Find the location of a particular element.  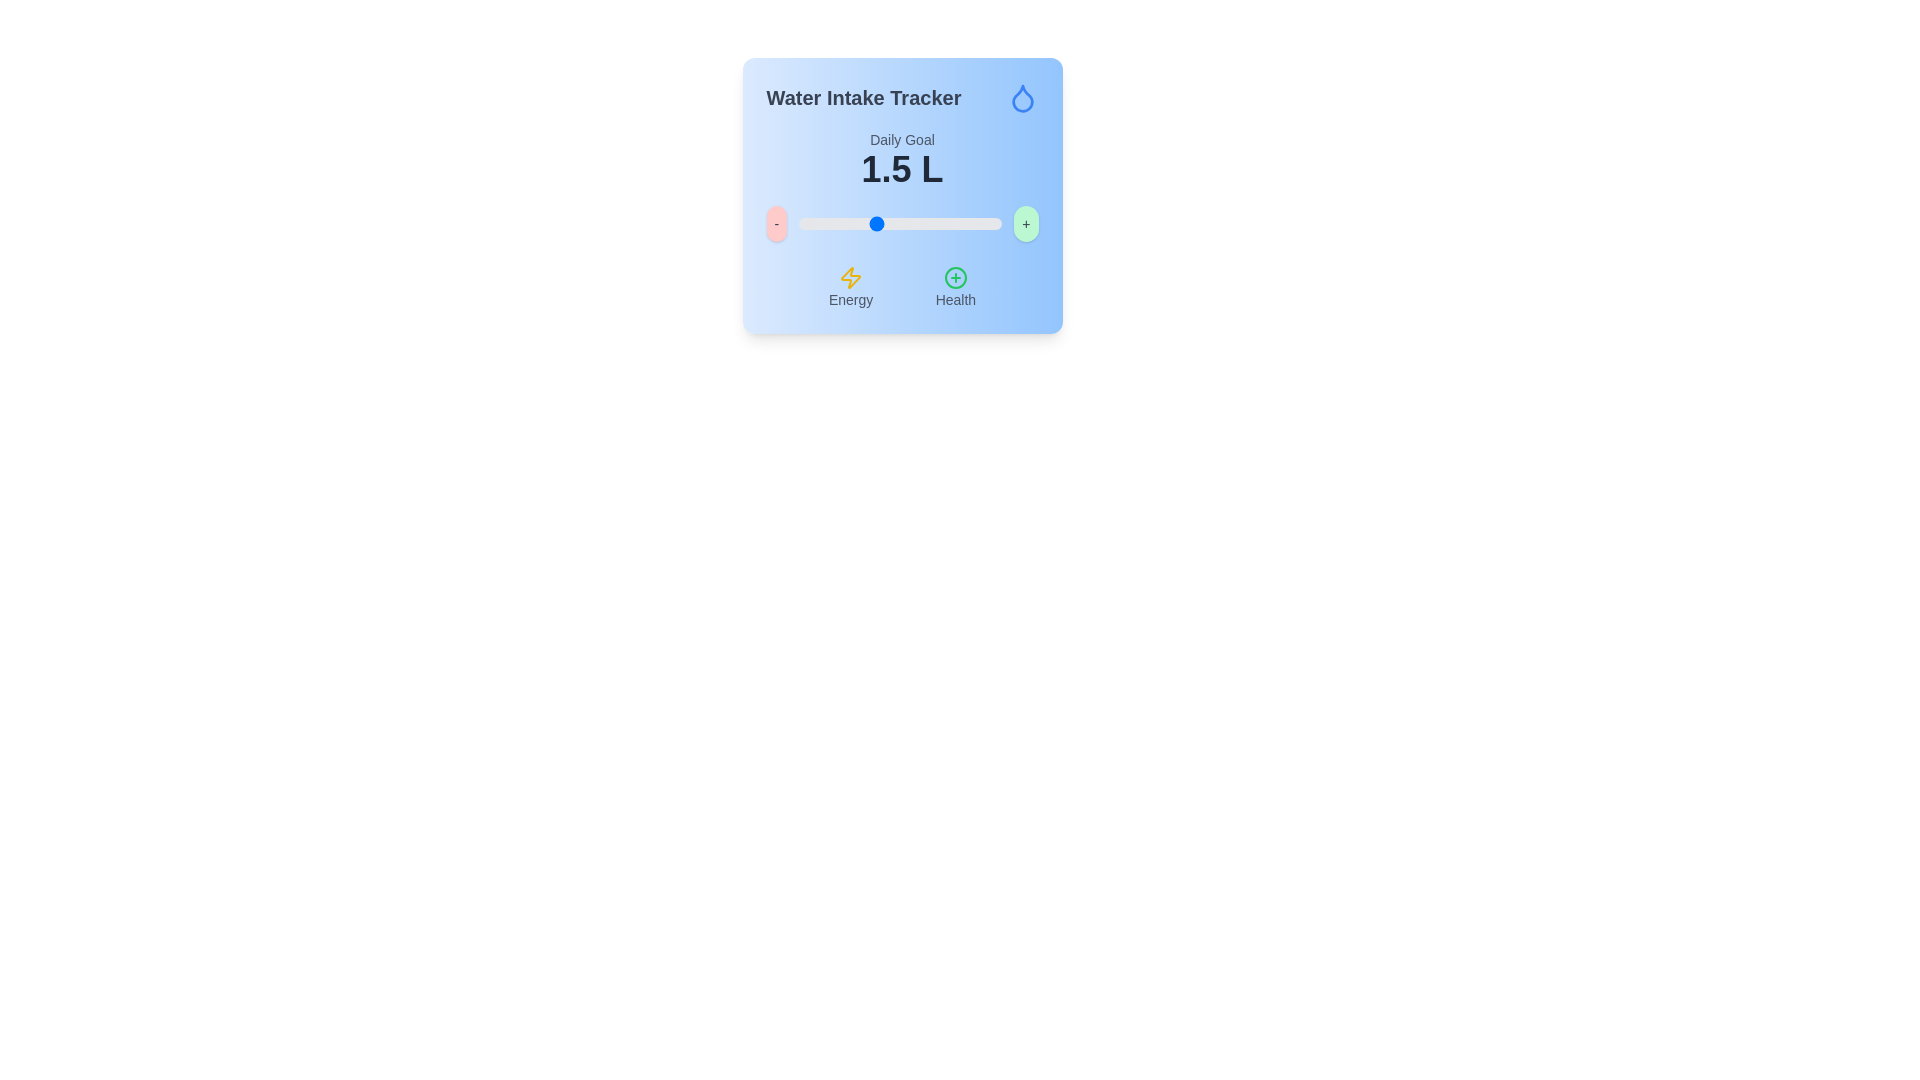

the text label displaying 'Health', which is styled in grey and located near the bottom center of the interface beneath a green '+' icon is located at coordinates (954, 300).